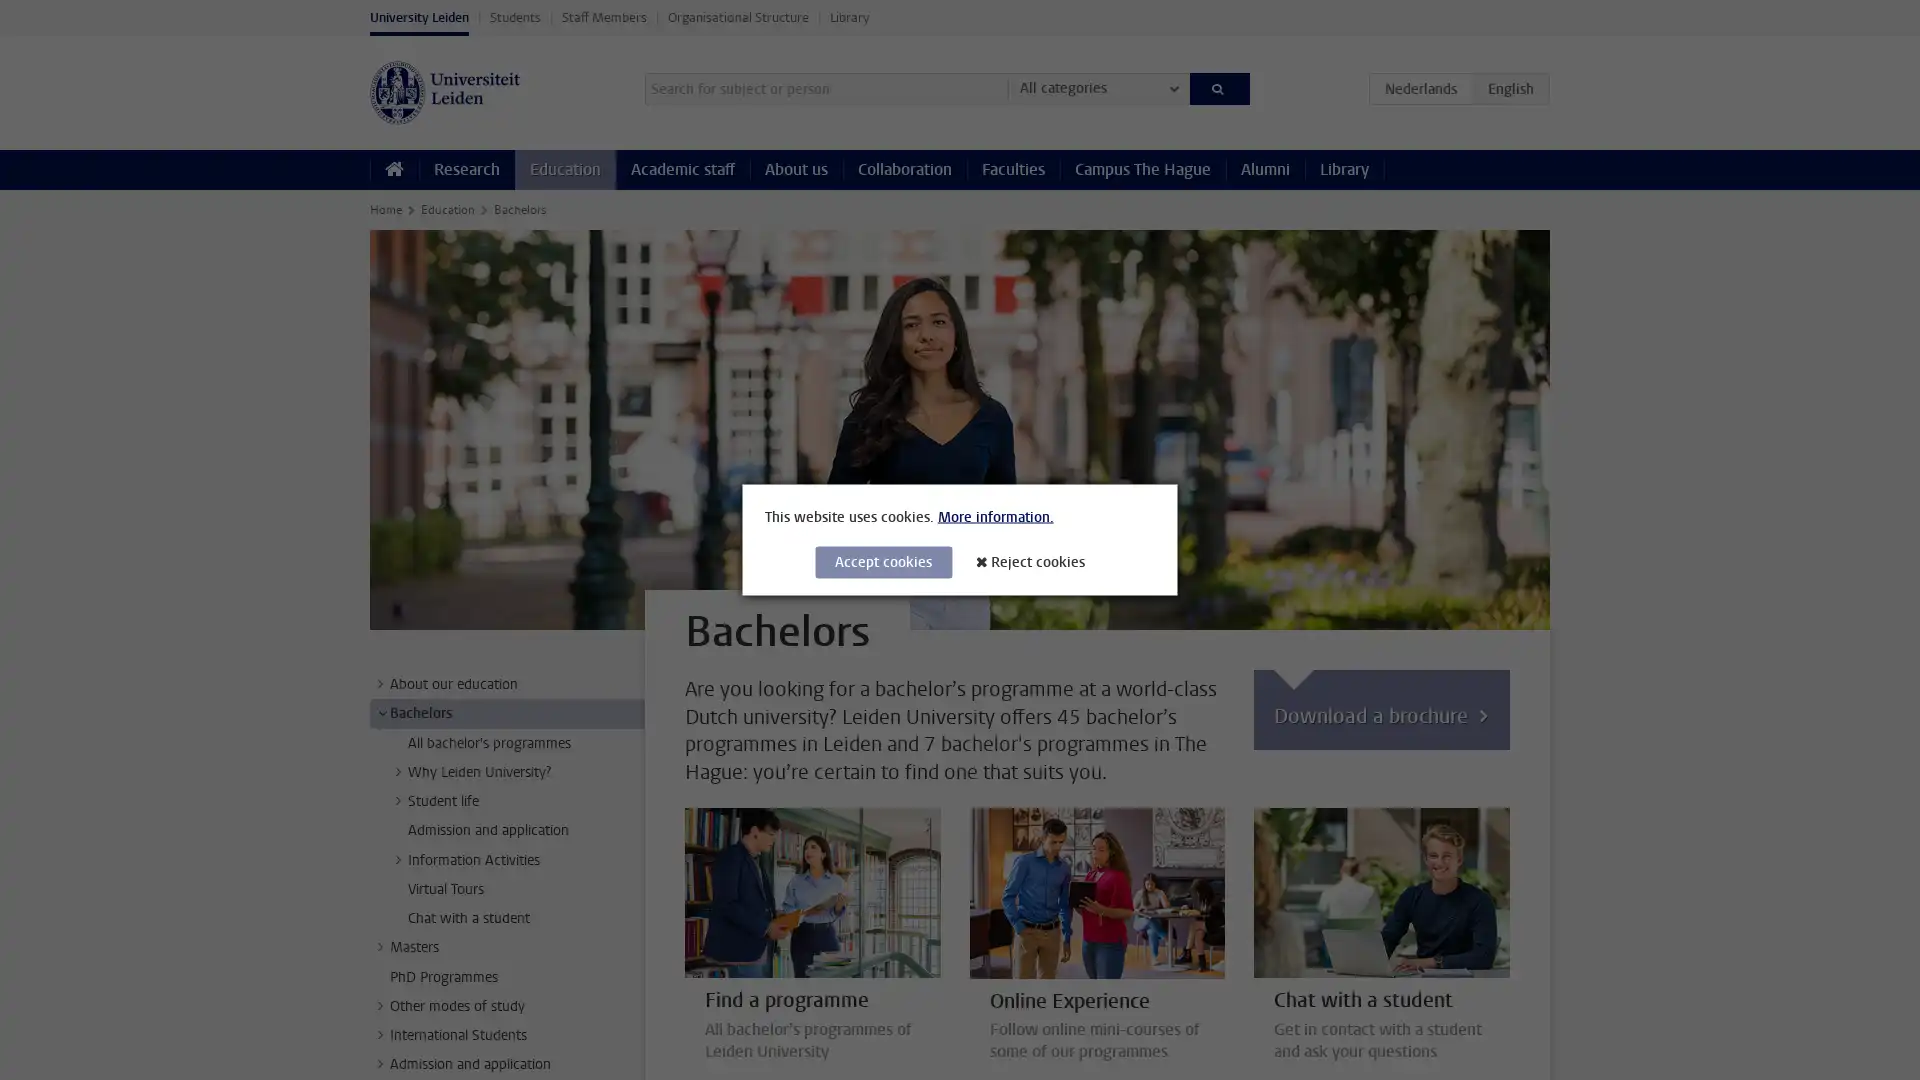  I want to click on >, so click(398, 858).